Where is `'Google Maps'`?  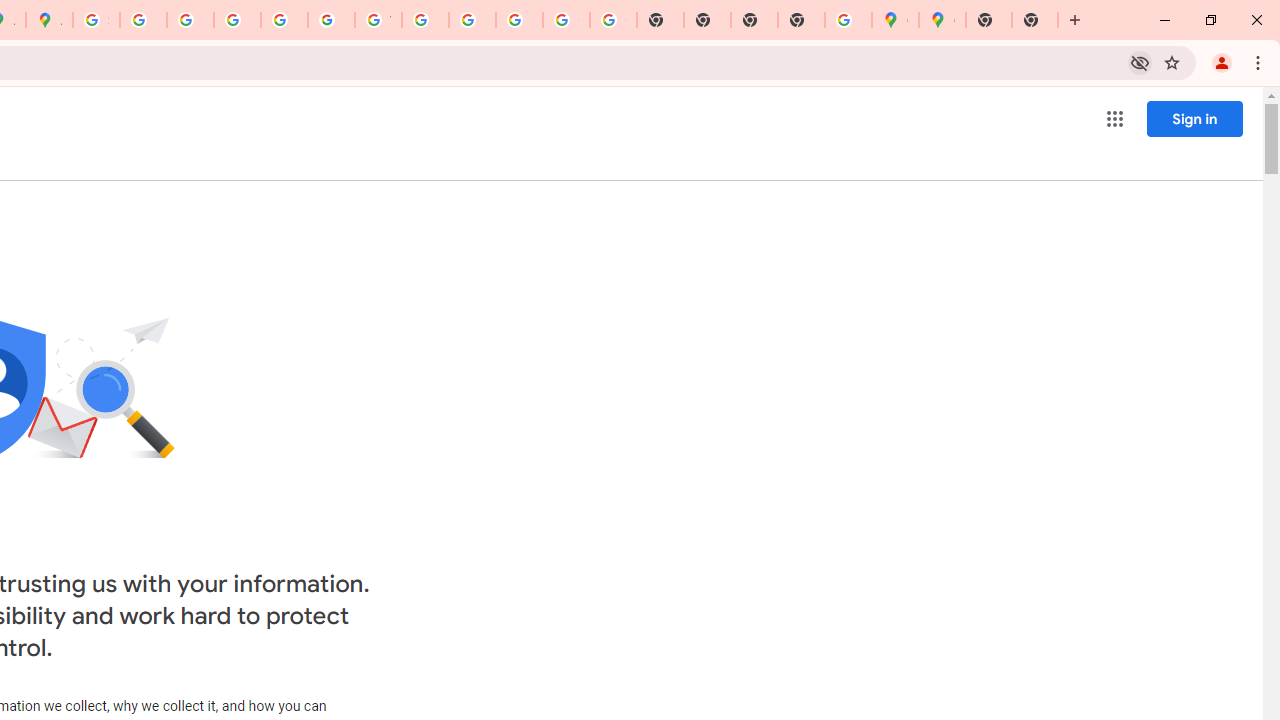
'Google Maps' is located at coordinates (894, 20).